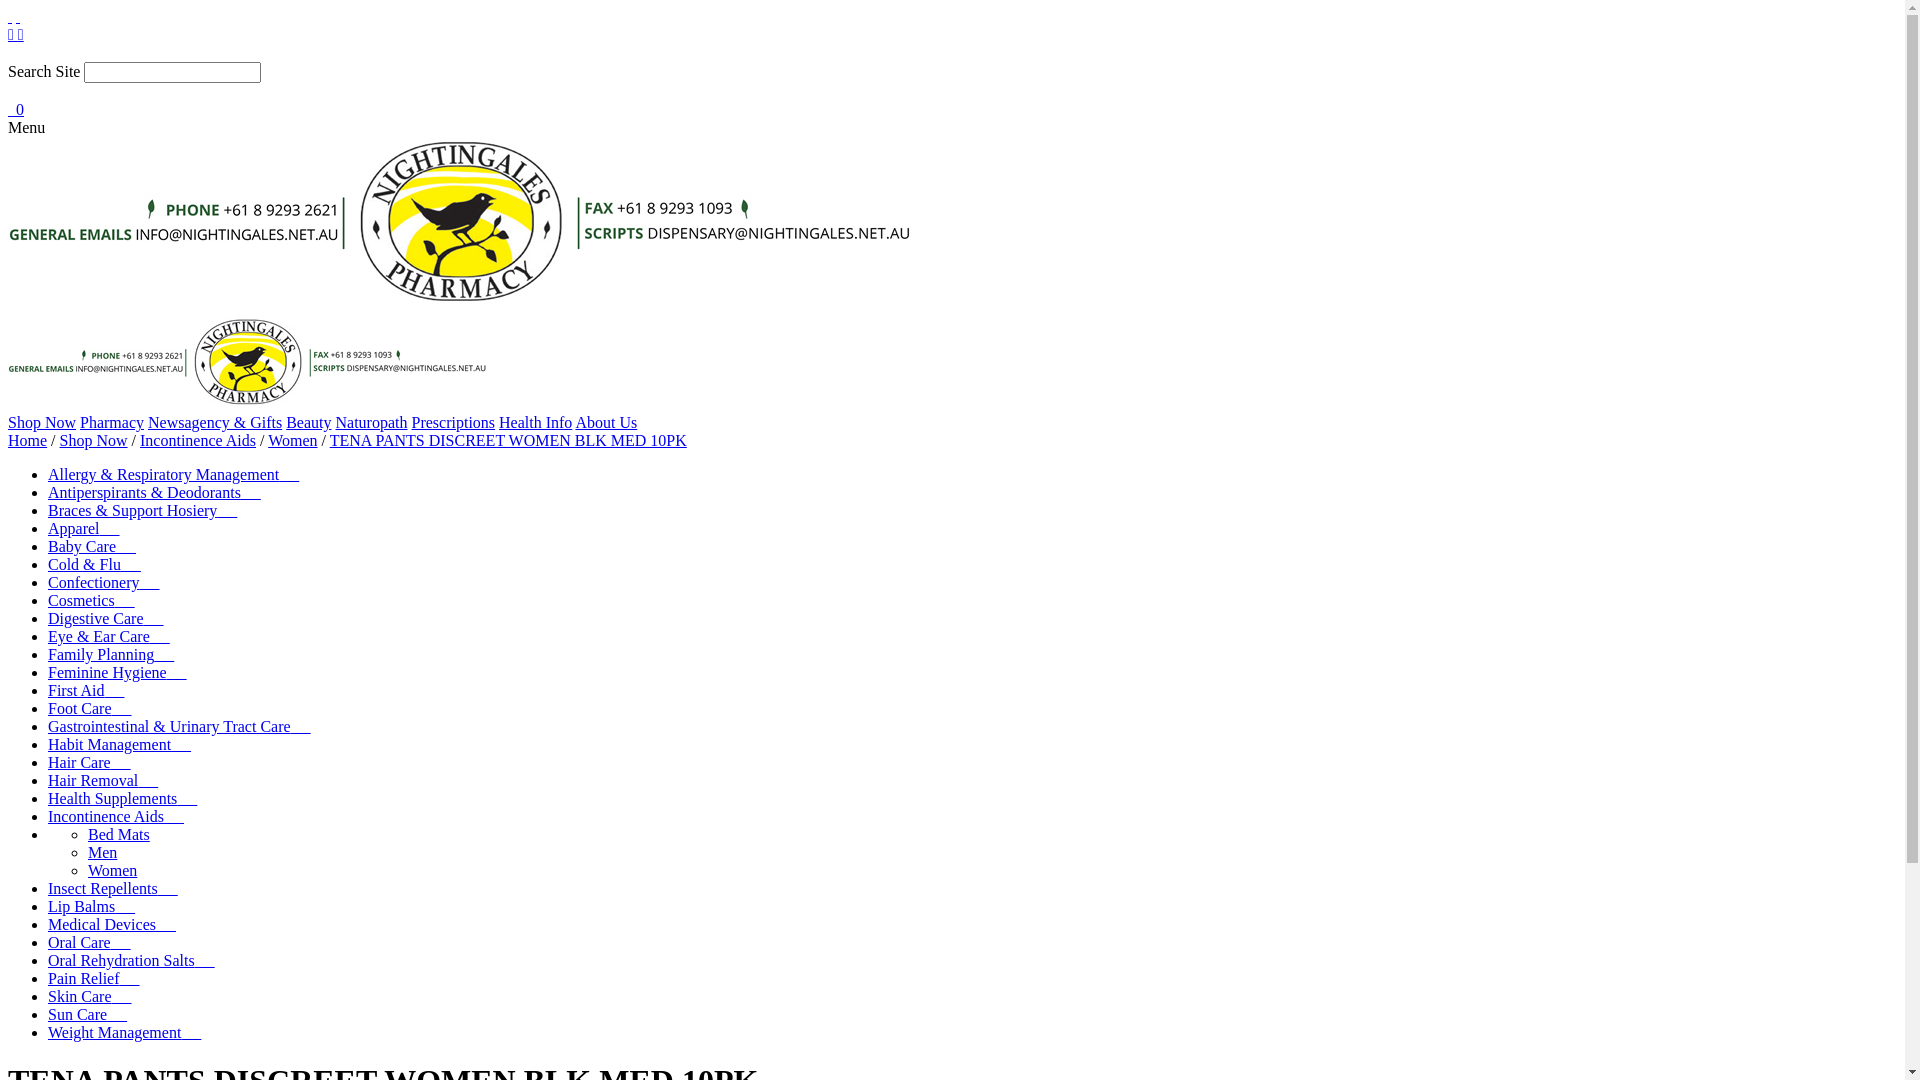 The image size is (1920, 1080). What do you see at coordinates (89, 996) in the screenshot?
I see `'Skin Care     '` at bounding box center [89, 996].